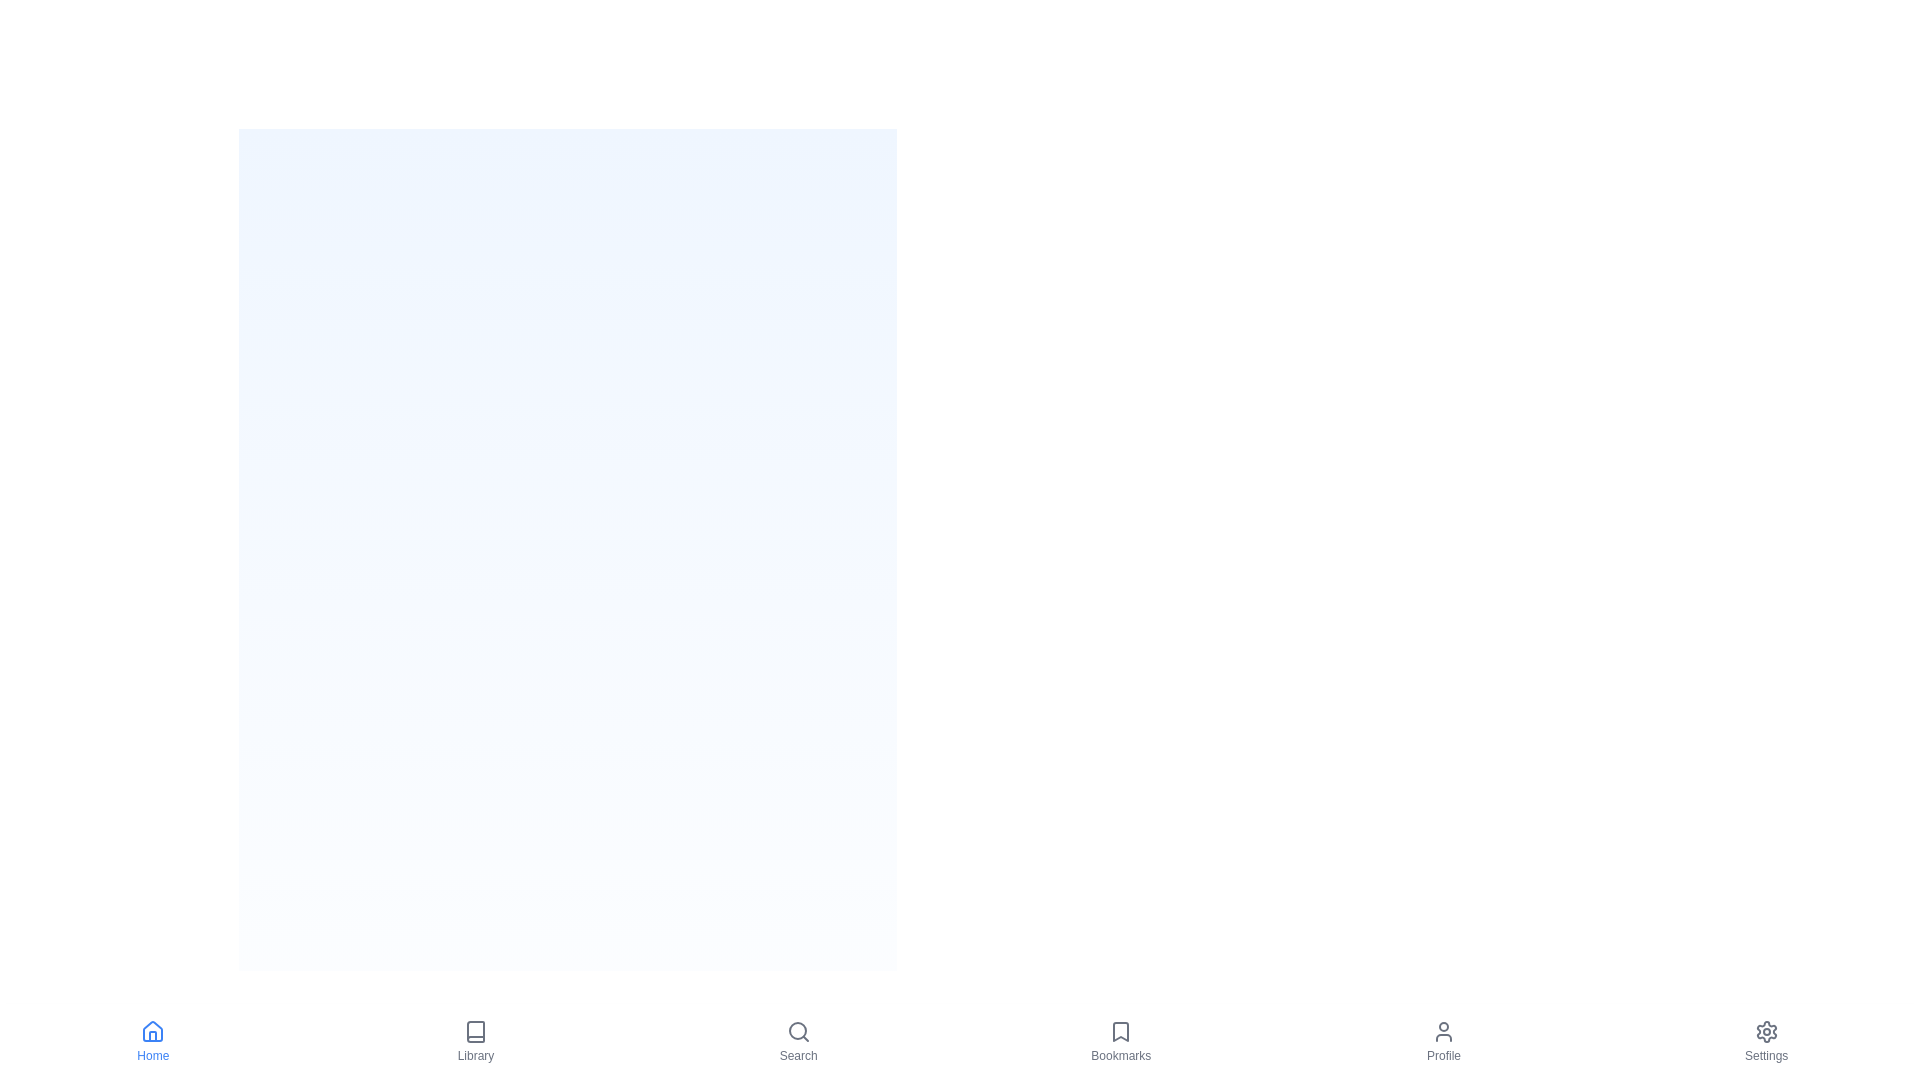 Image resolution: width=1920 pixels, height=1080 pixels. I want to click on the Profile tab by clicking its icon, so click(1443, 1040).